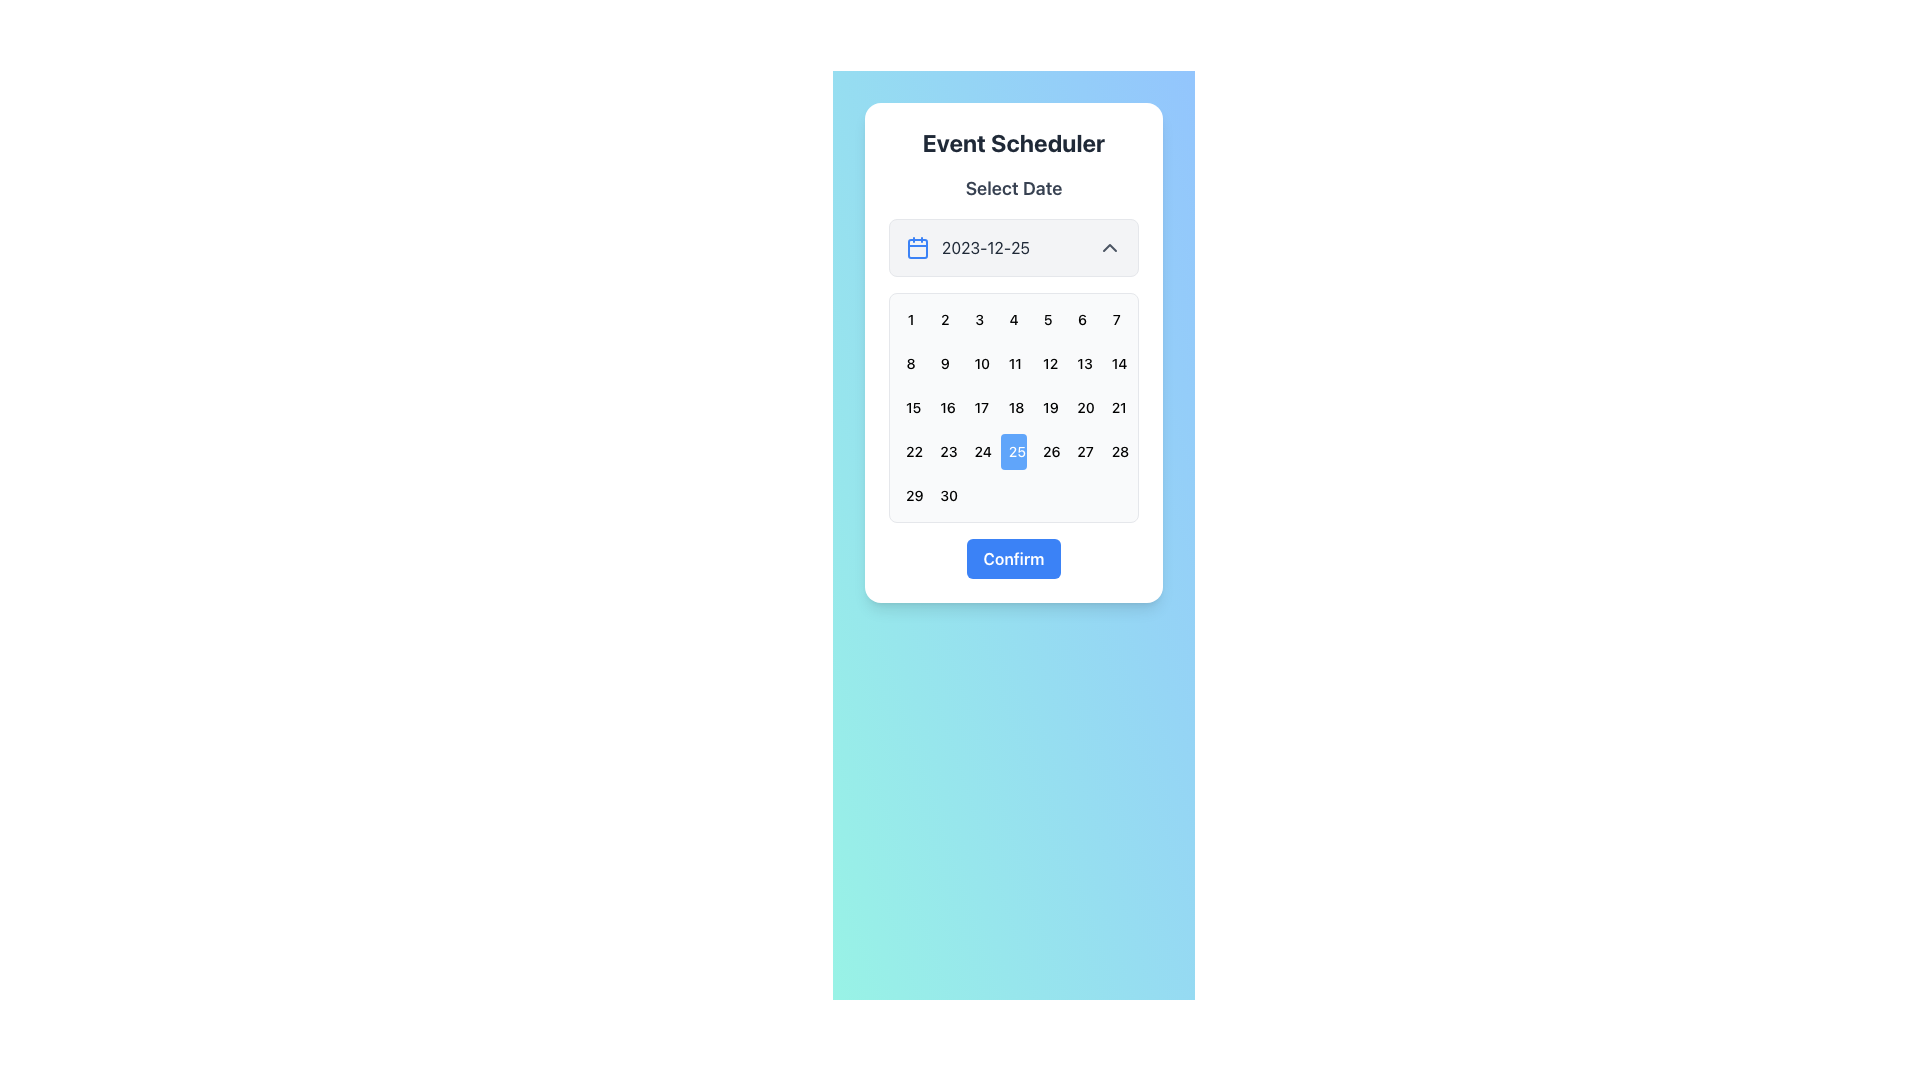 The height and width of the screenshot is (1080, 1920). Describe the element at coordinates (1013, 319) in the screenshot. I see `the button representing the 4th of the month in the calendar interface to observe the hover effect` at that location.